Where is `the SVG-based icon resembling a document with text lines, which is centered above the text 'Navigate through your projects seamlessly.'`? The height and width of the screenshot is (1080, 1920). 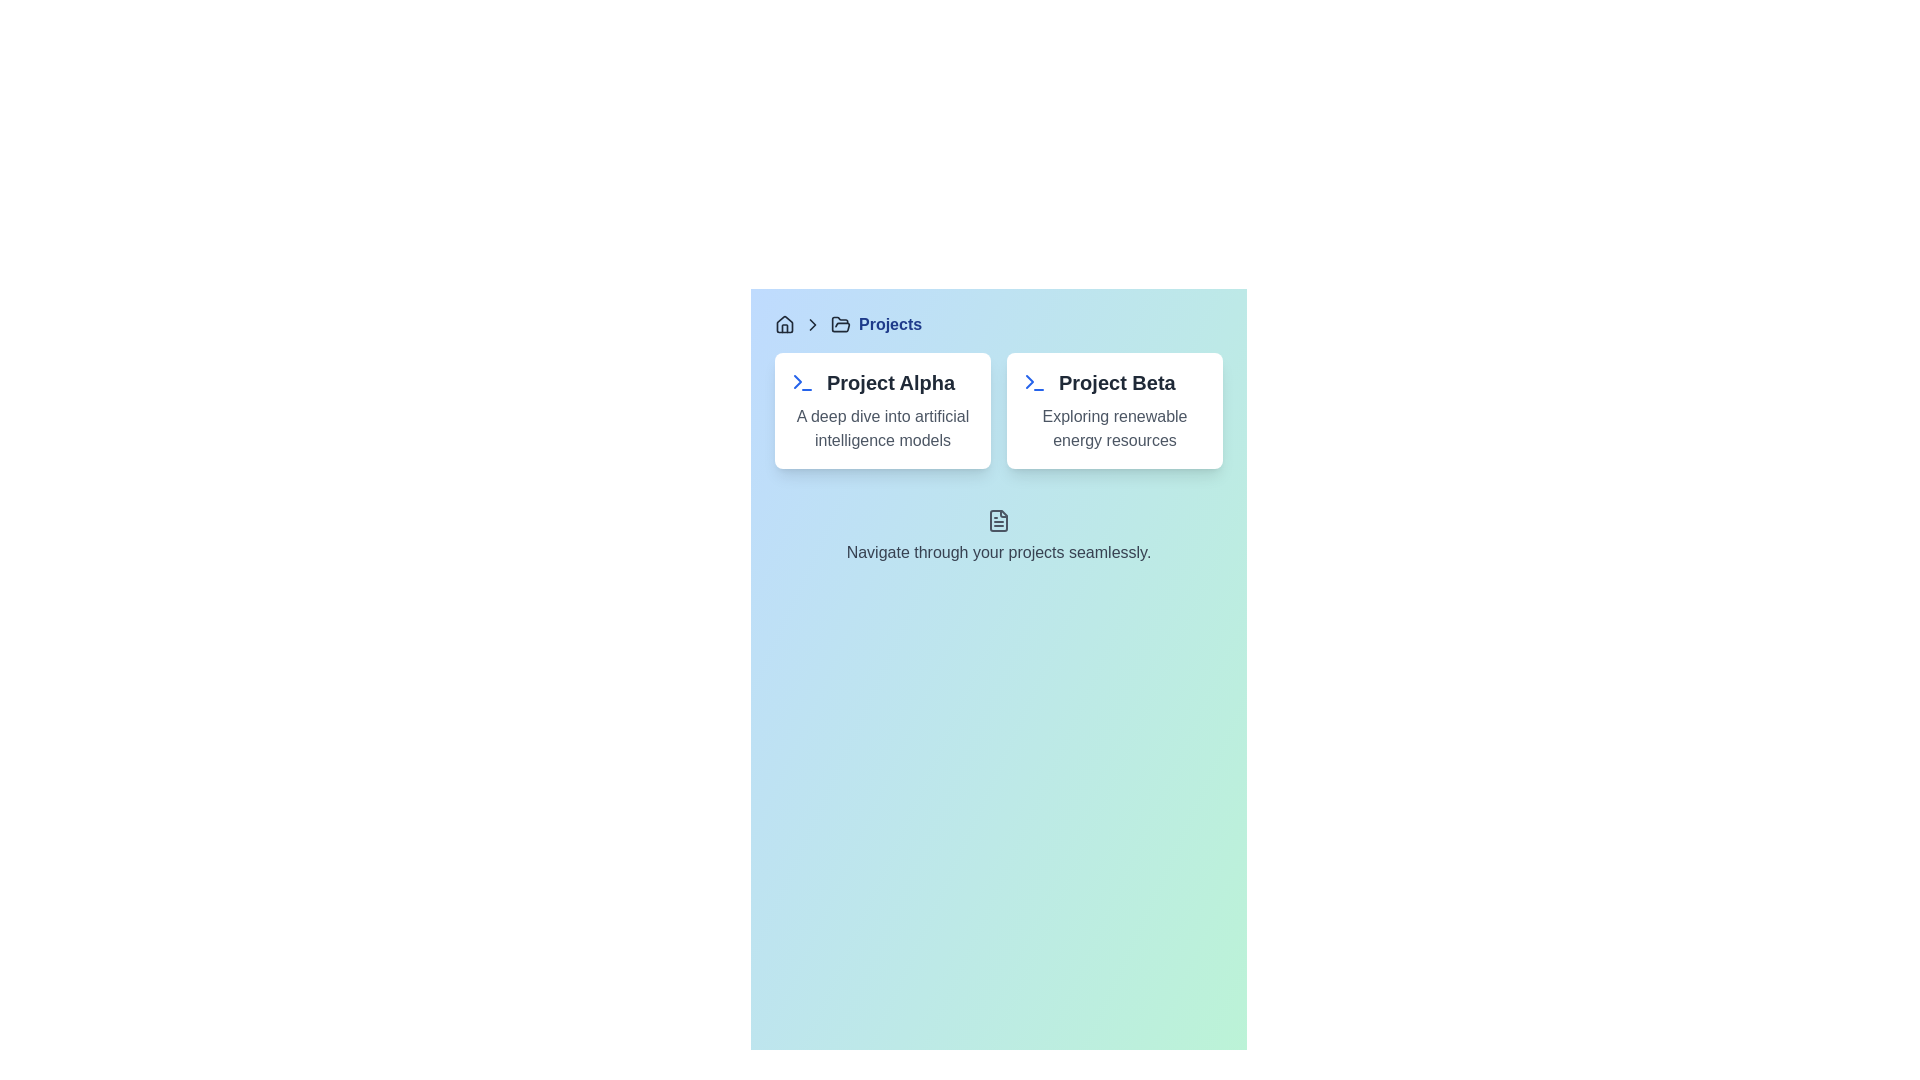
the SVG-based icon resembling a document with text lines, which is centered above the text 'Navigate through your projects seamlessly.' is located at coordinates (998, 519).